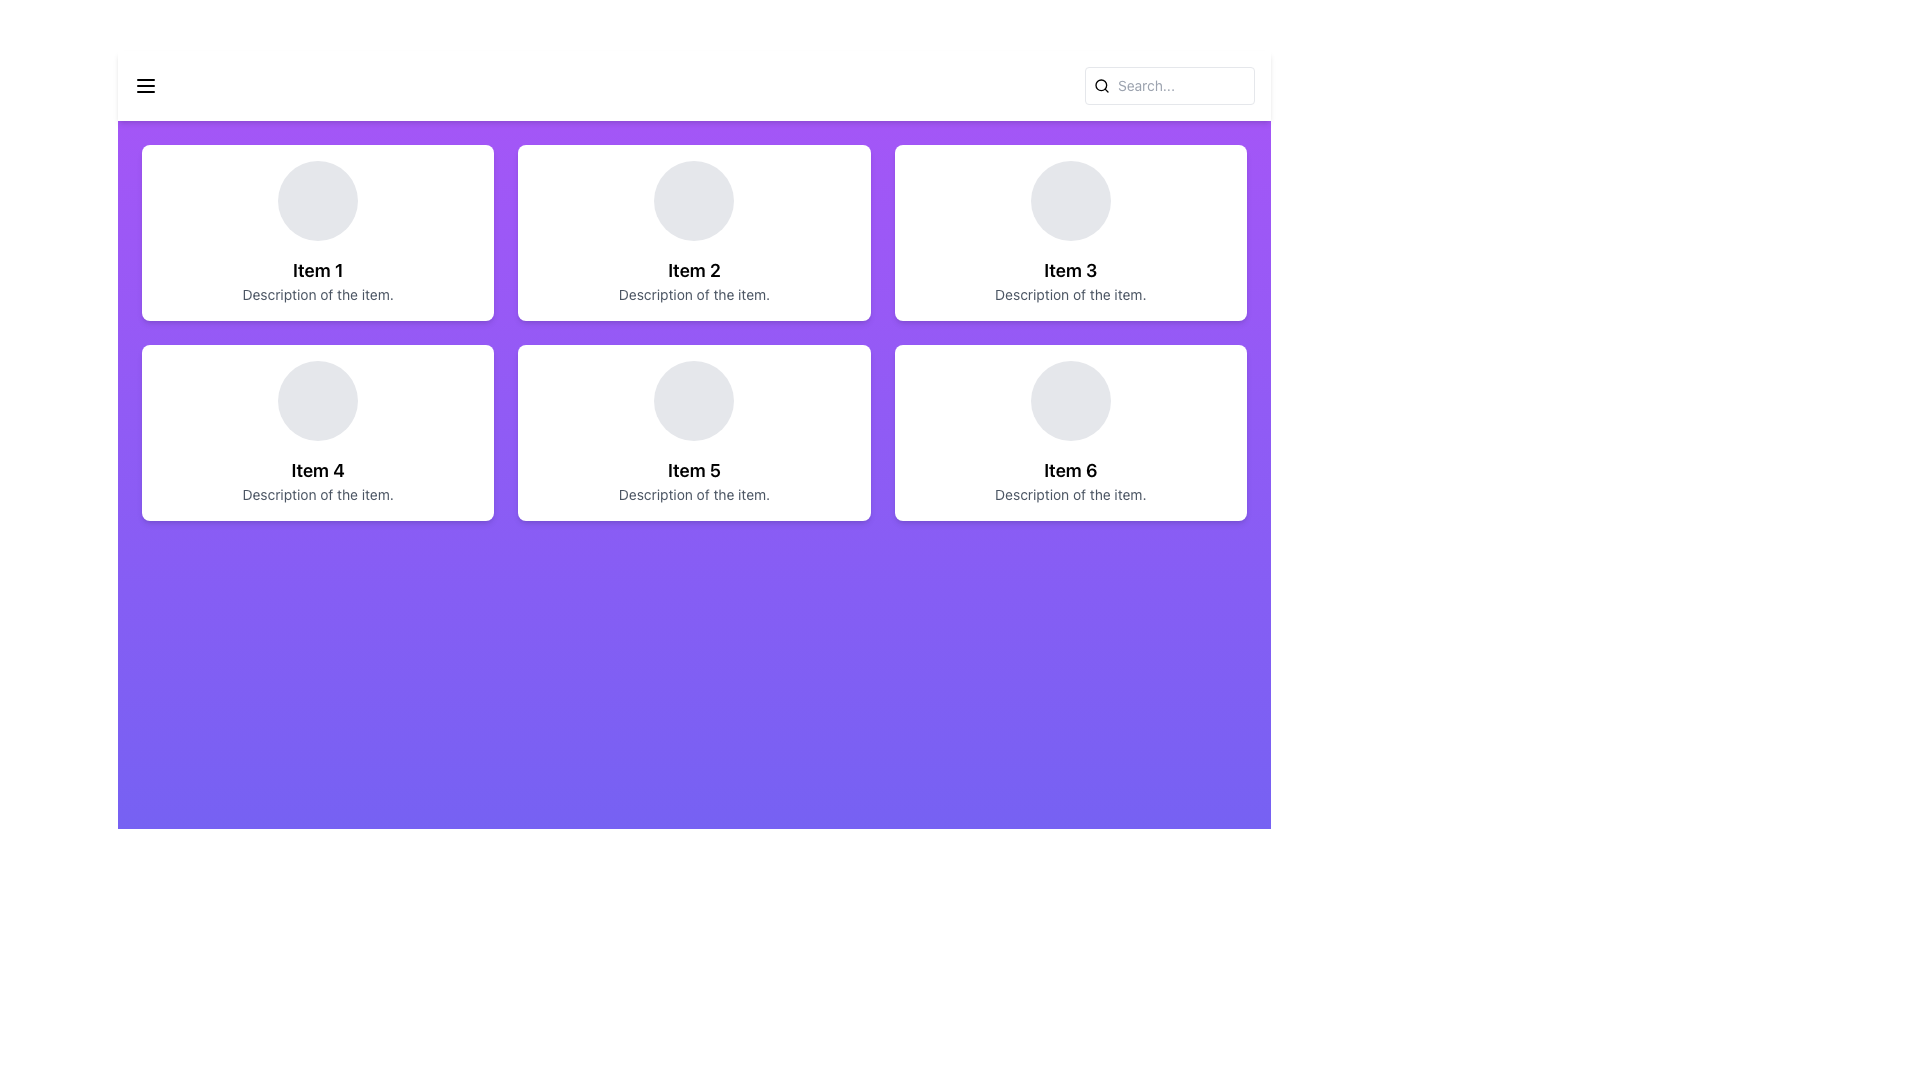  I want to click on text label displaying 'Description of the item.' located beneath the header 'Item 3' in the top-right card of the grid, so click(1069, 294).